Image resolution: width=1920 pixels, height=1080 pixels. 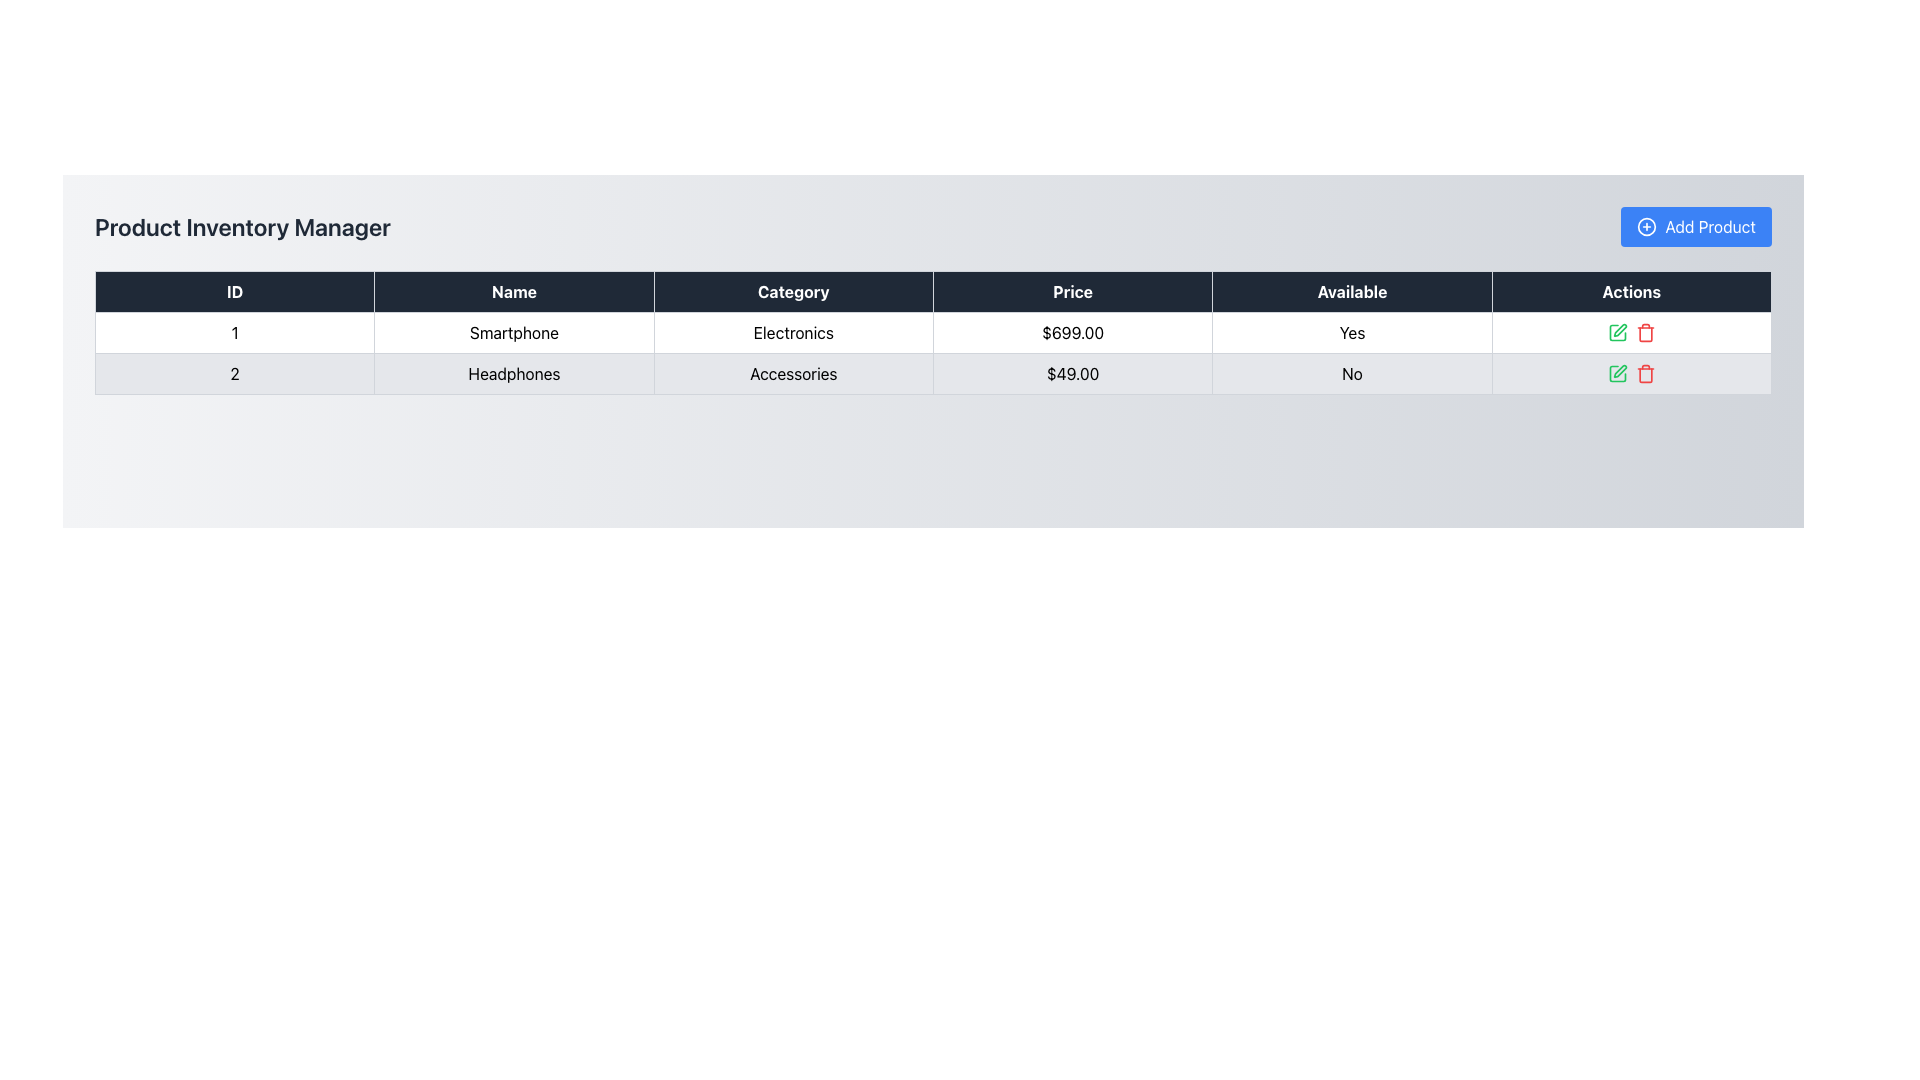 I want to click on the pen SVG icon in the 'Actions' column of the second row, so click(x=1620, y=371).